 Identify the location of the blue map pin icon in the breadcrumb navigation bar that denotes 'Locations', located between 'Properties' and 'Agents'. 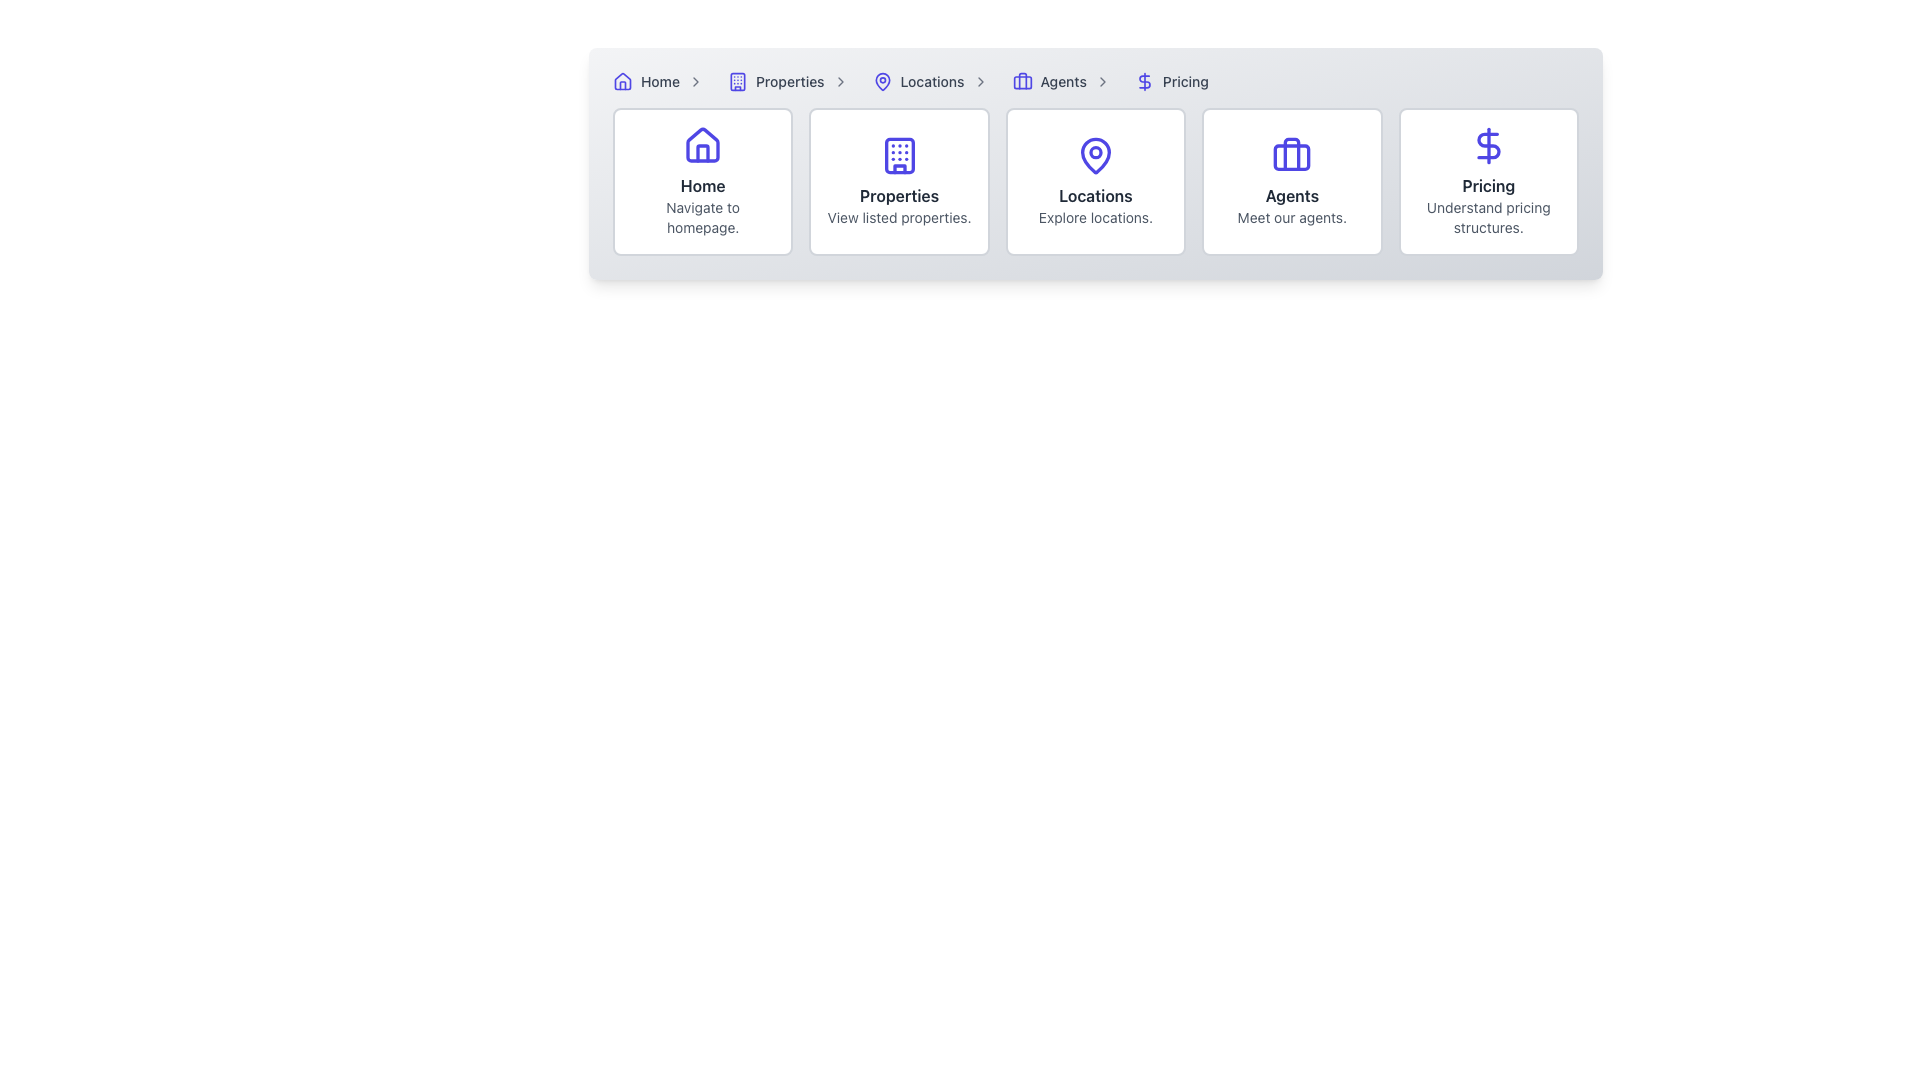
(881, 80).